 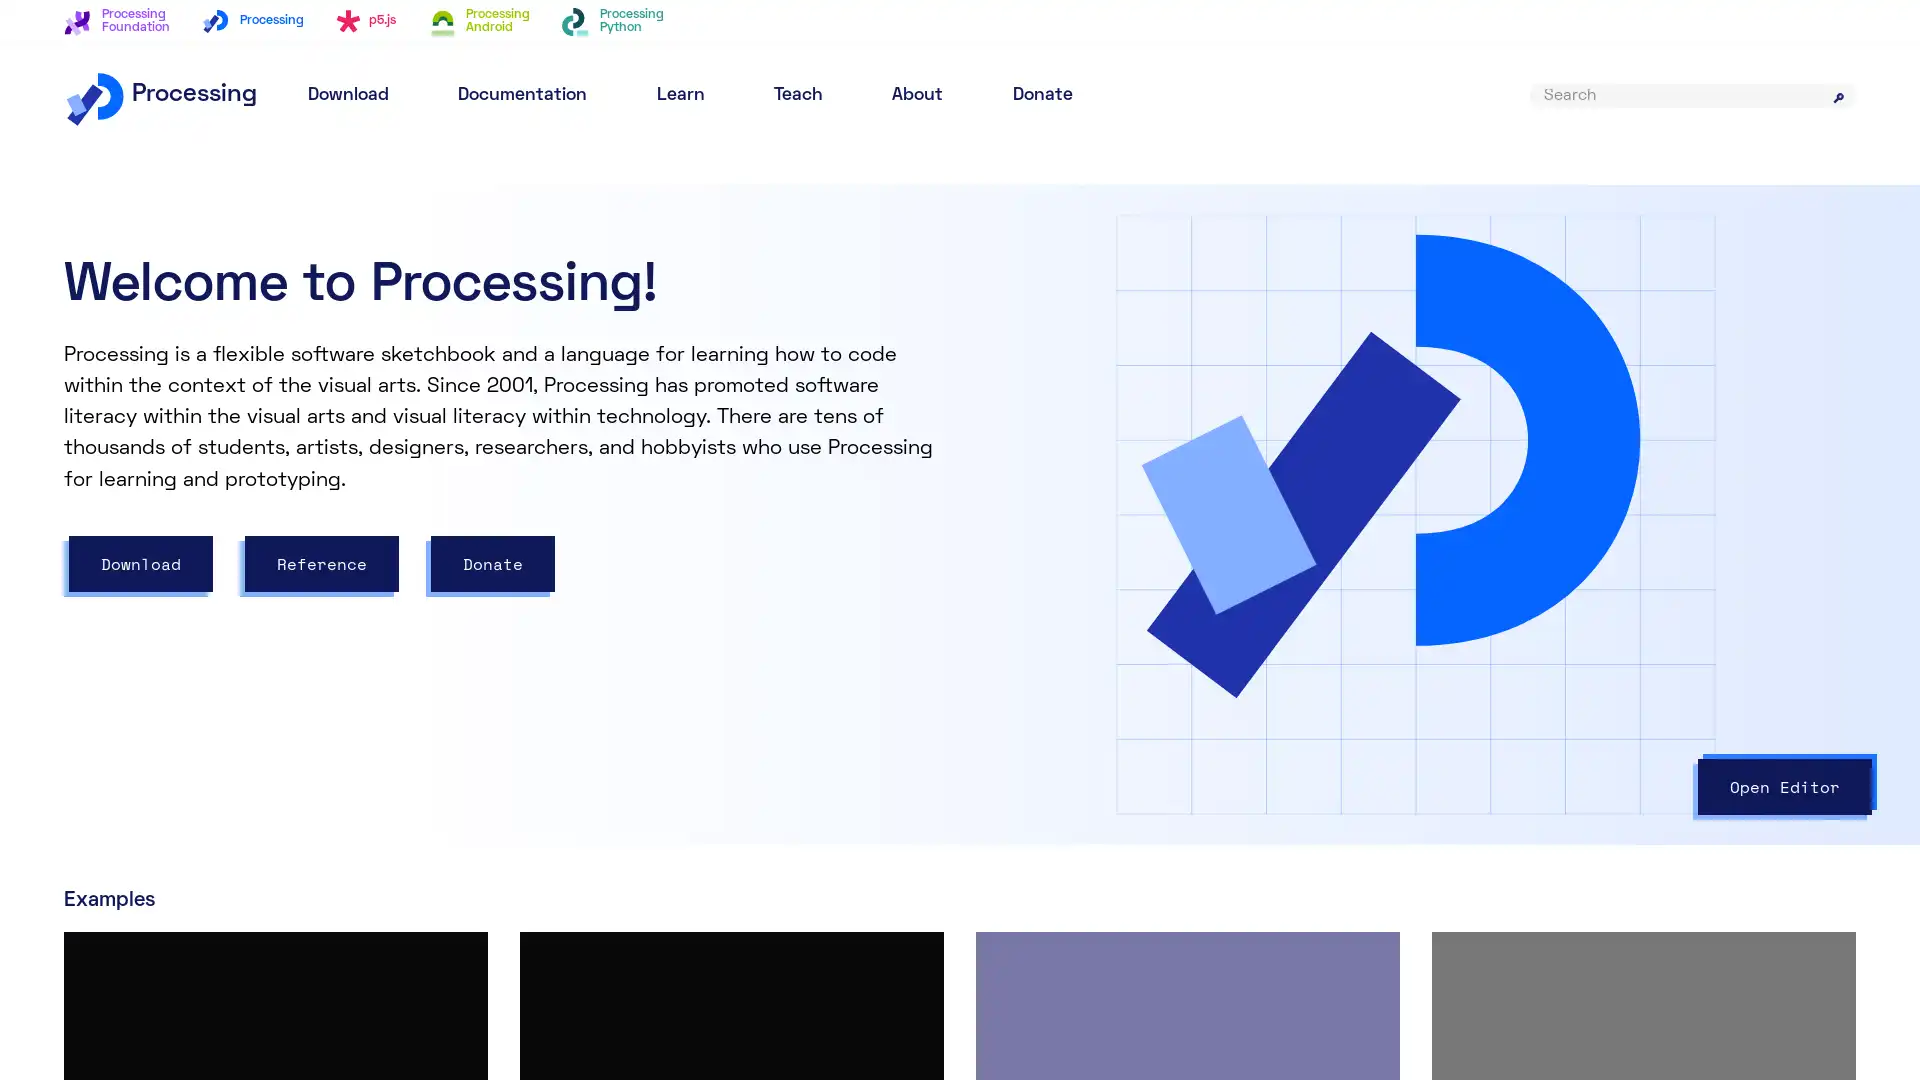 What do you see at coordinates (1084, 548) in the screenshot?
I see `change position` at bounding box center [1084, 548].